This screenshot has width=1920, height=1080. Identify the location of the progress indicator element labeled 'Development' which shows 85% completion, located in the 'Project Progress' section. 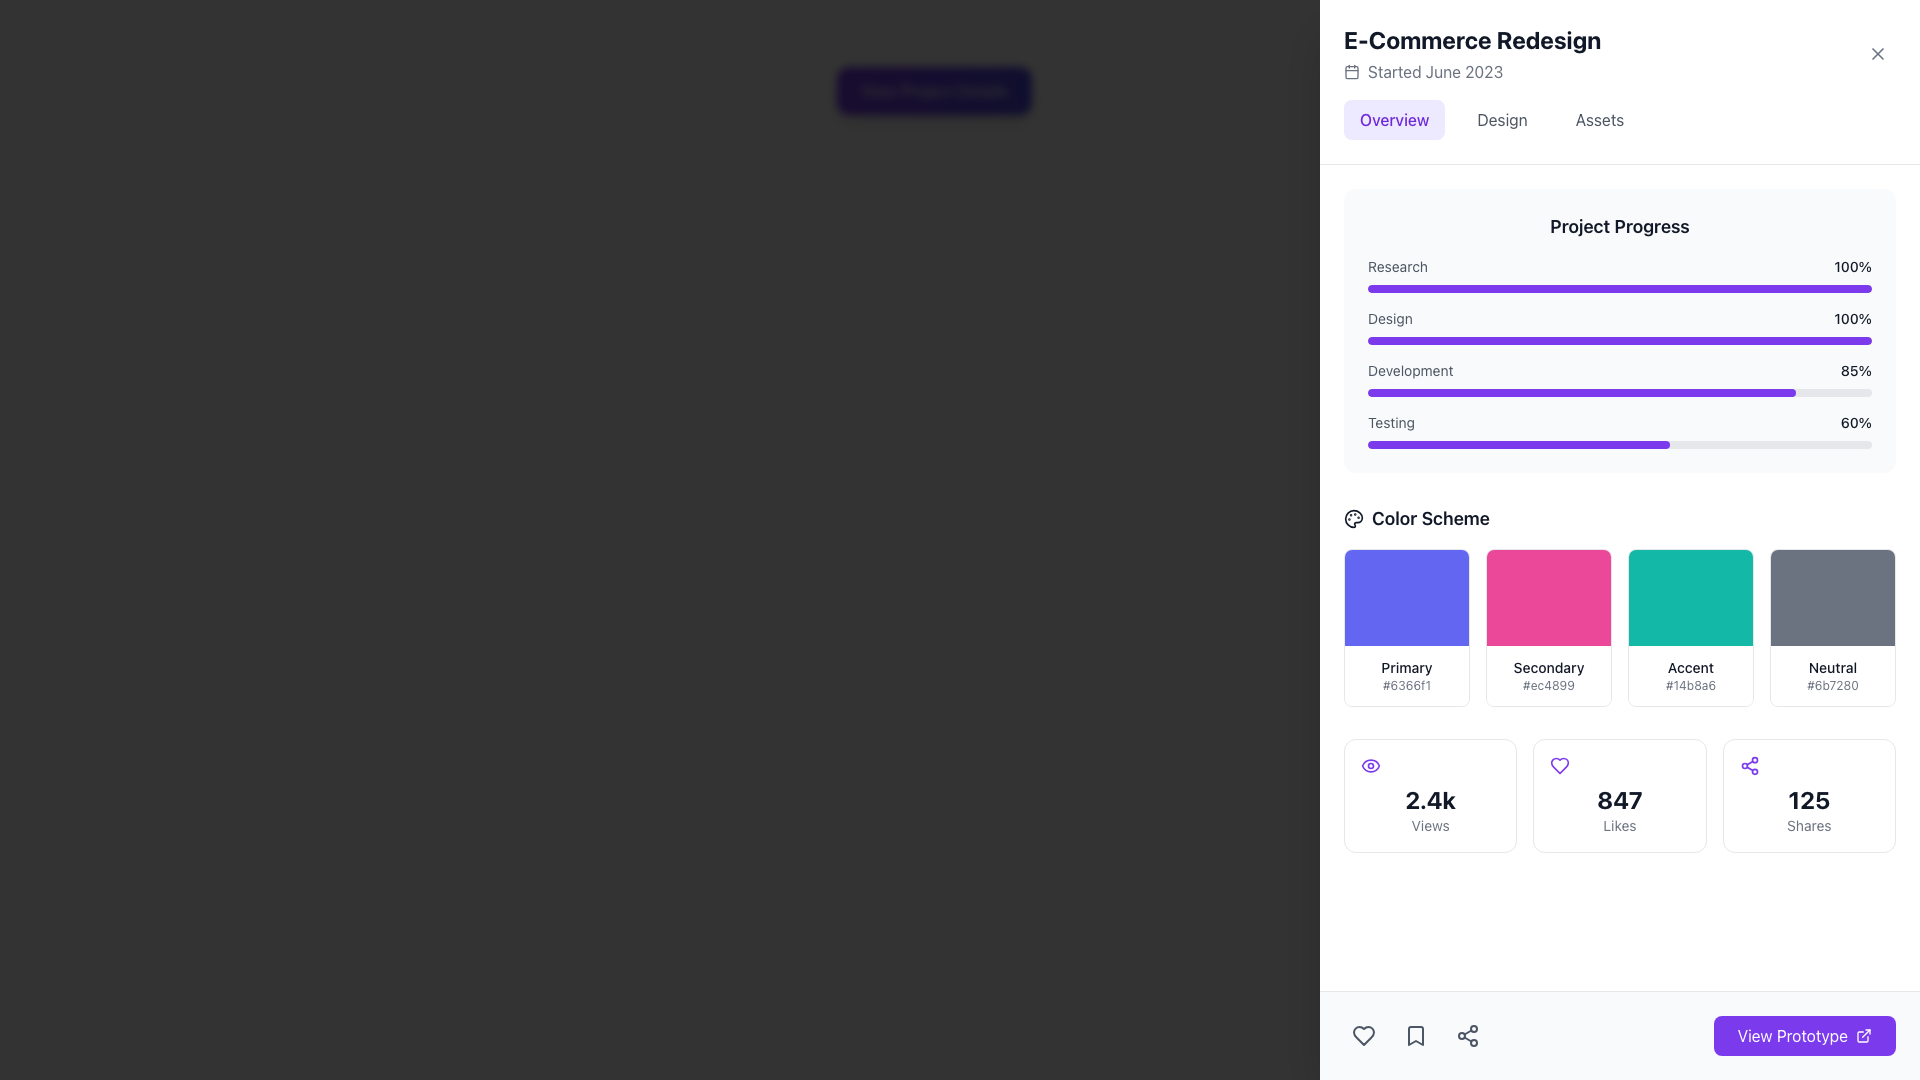
(1620, 378).